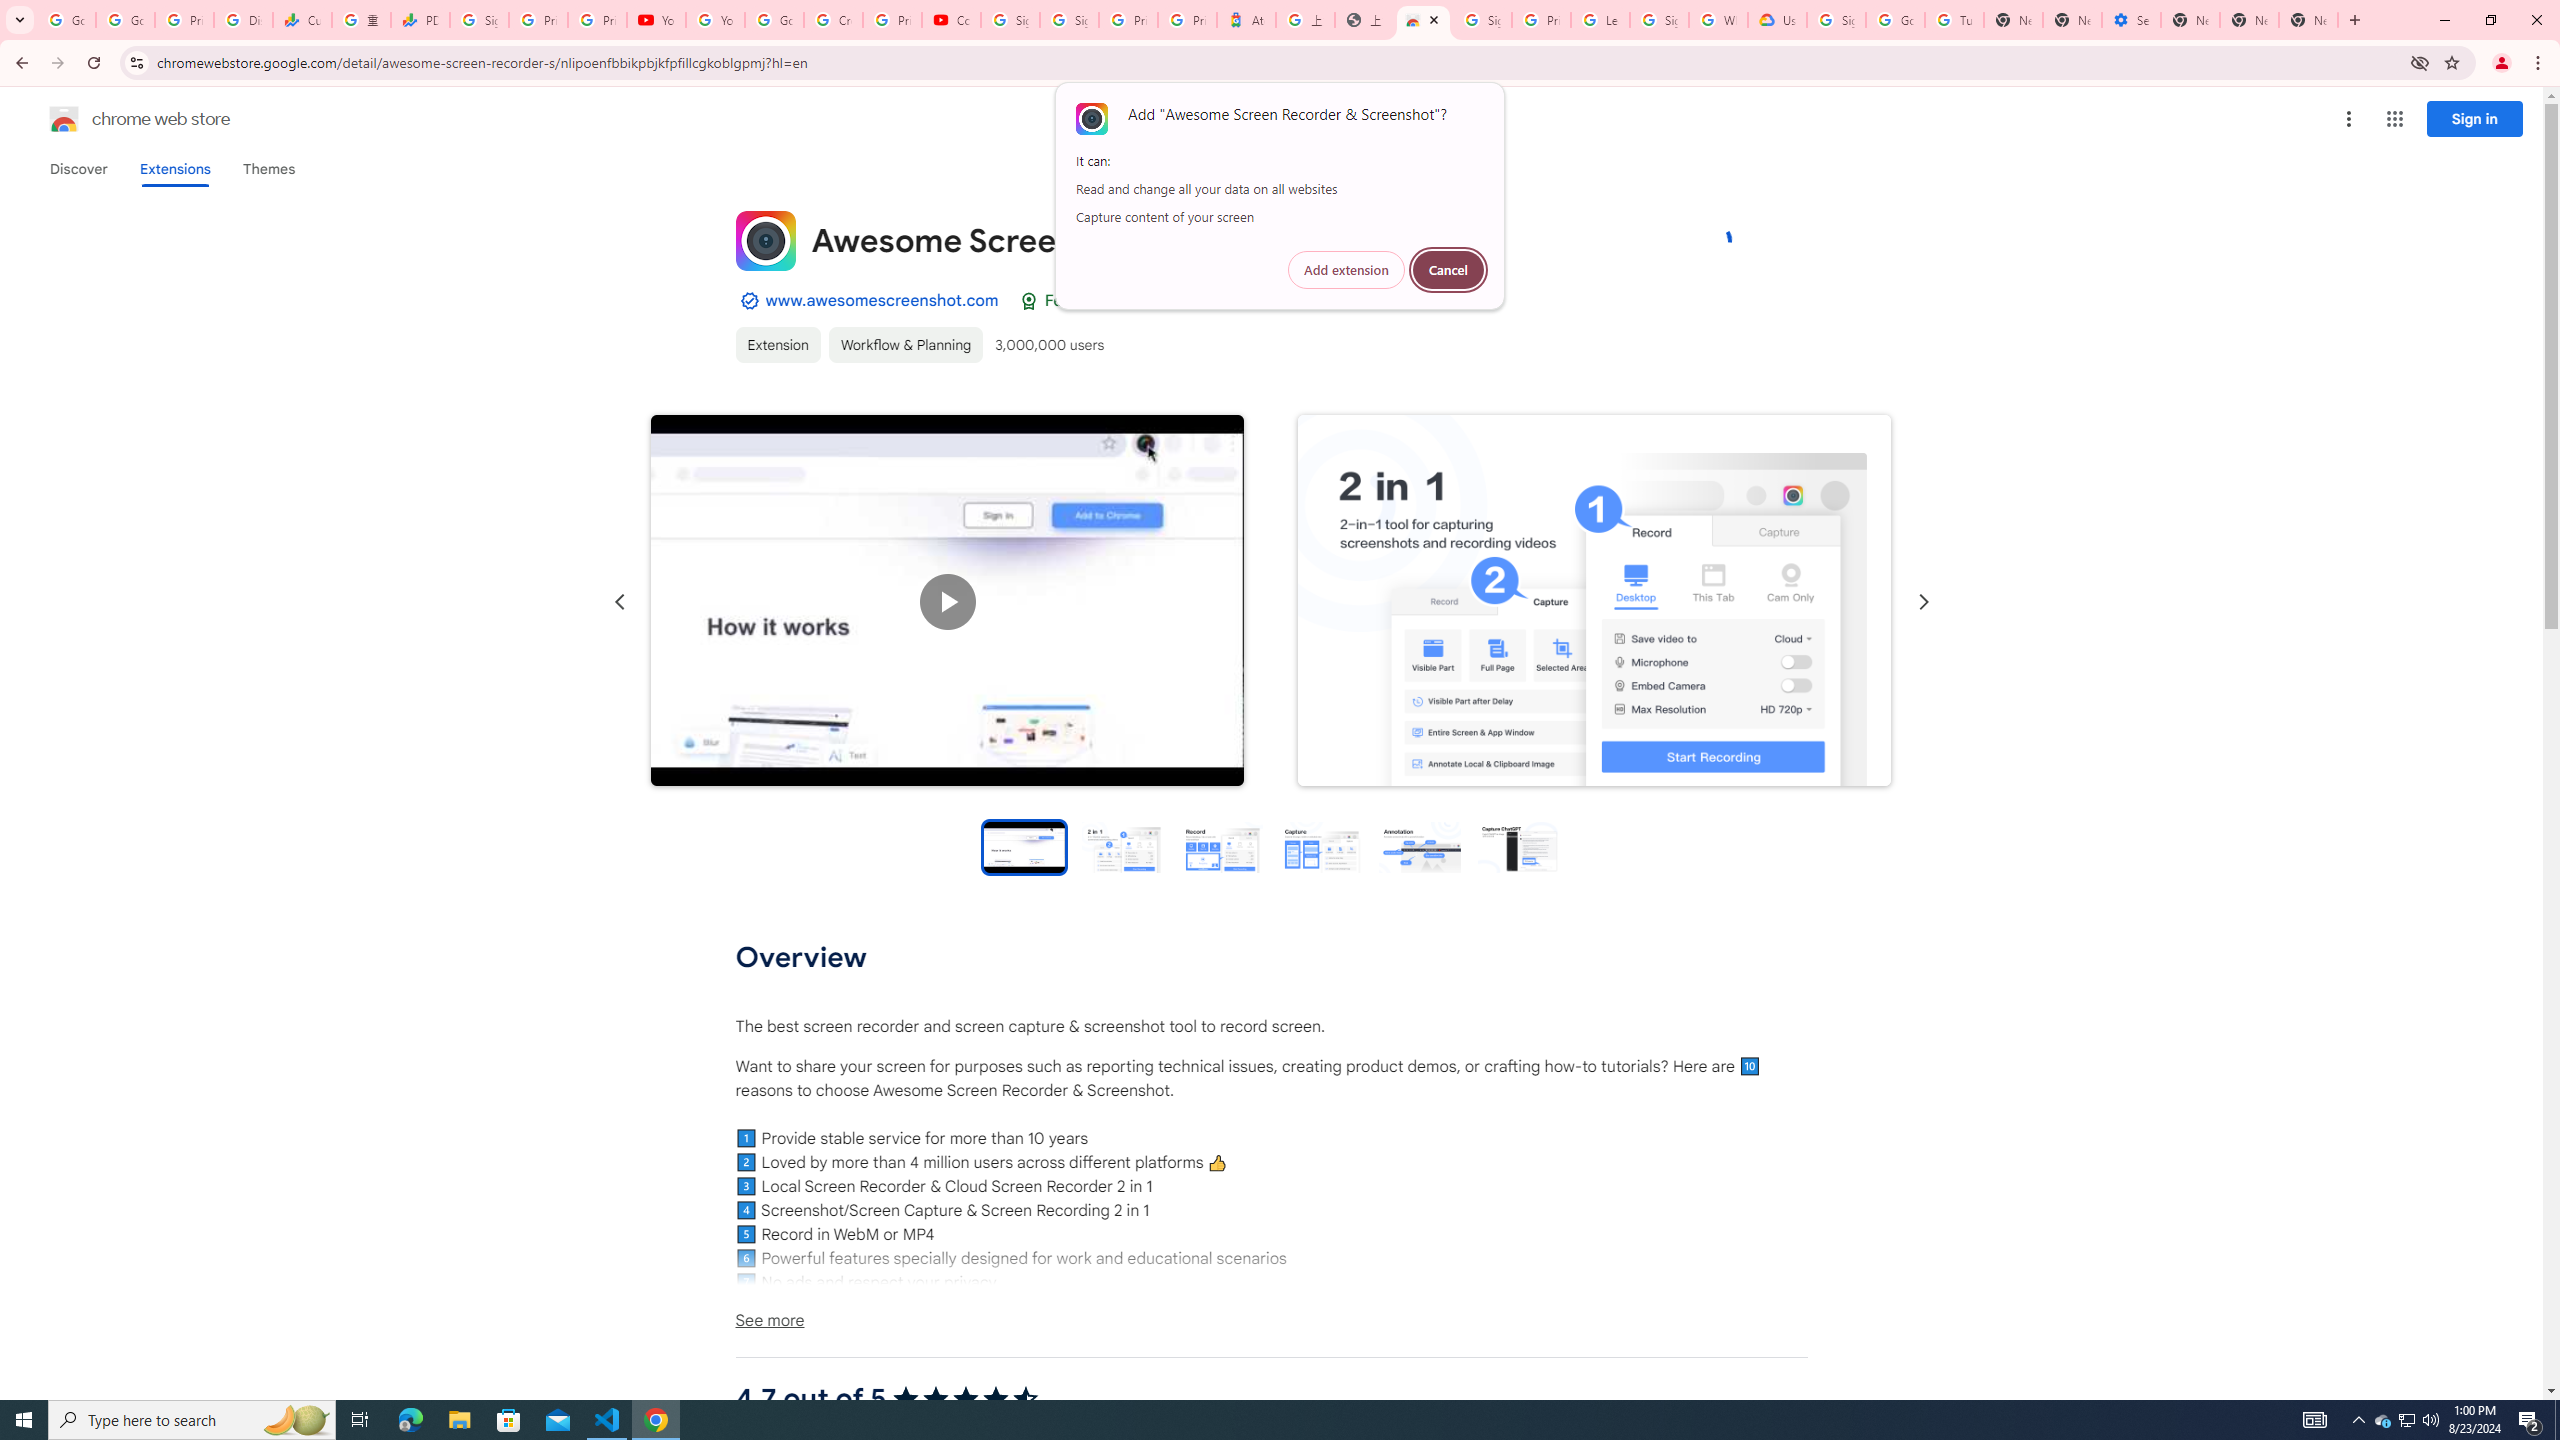 This screenshot has width=2560, height=1440. Describe the element at coordinates (1593, 600) in the screenshot. I see `'Item media 2 screenshot'` at that location.